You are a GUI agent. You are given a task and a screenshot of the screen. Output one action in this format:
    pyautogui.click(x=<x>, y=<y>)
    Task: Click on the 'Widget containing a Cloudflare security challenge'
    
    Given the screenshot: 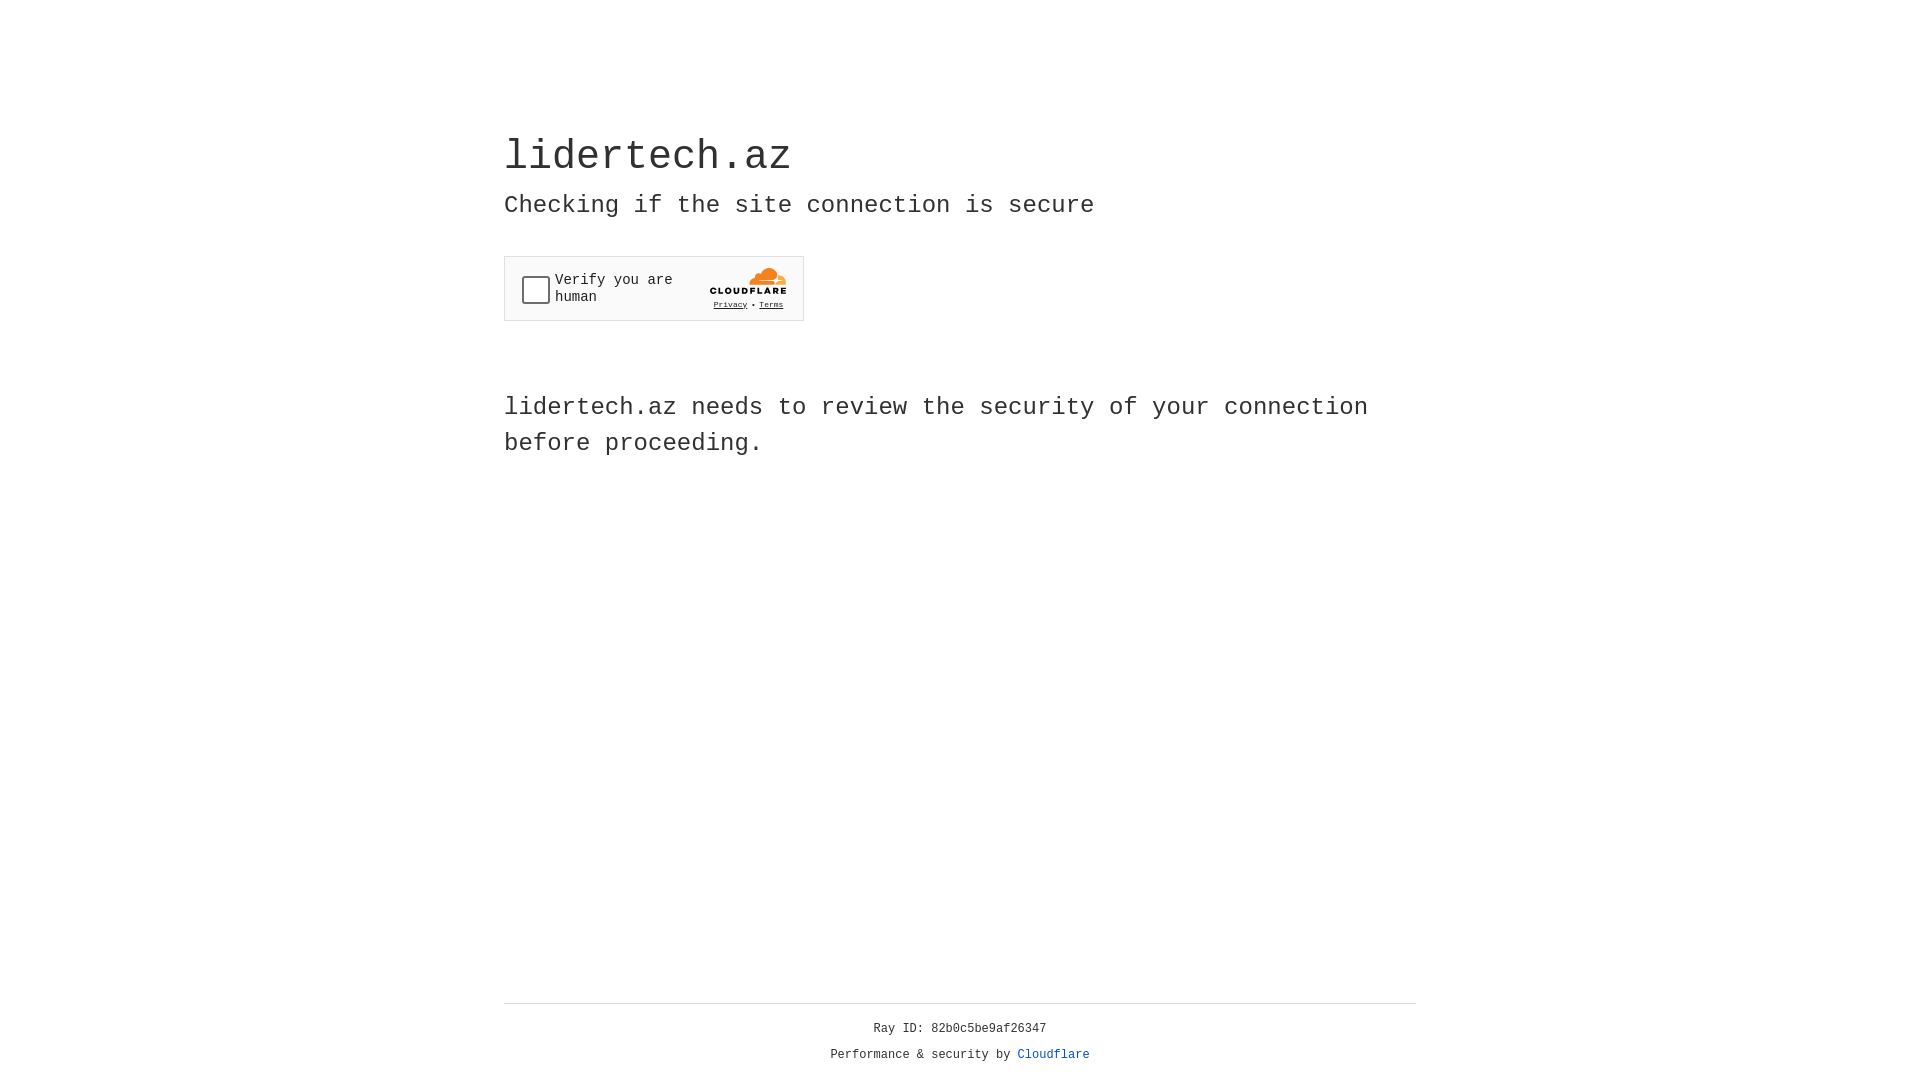 What is the action you would take?
    pyautogui.click(x=653, y=288)
    